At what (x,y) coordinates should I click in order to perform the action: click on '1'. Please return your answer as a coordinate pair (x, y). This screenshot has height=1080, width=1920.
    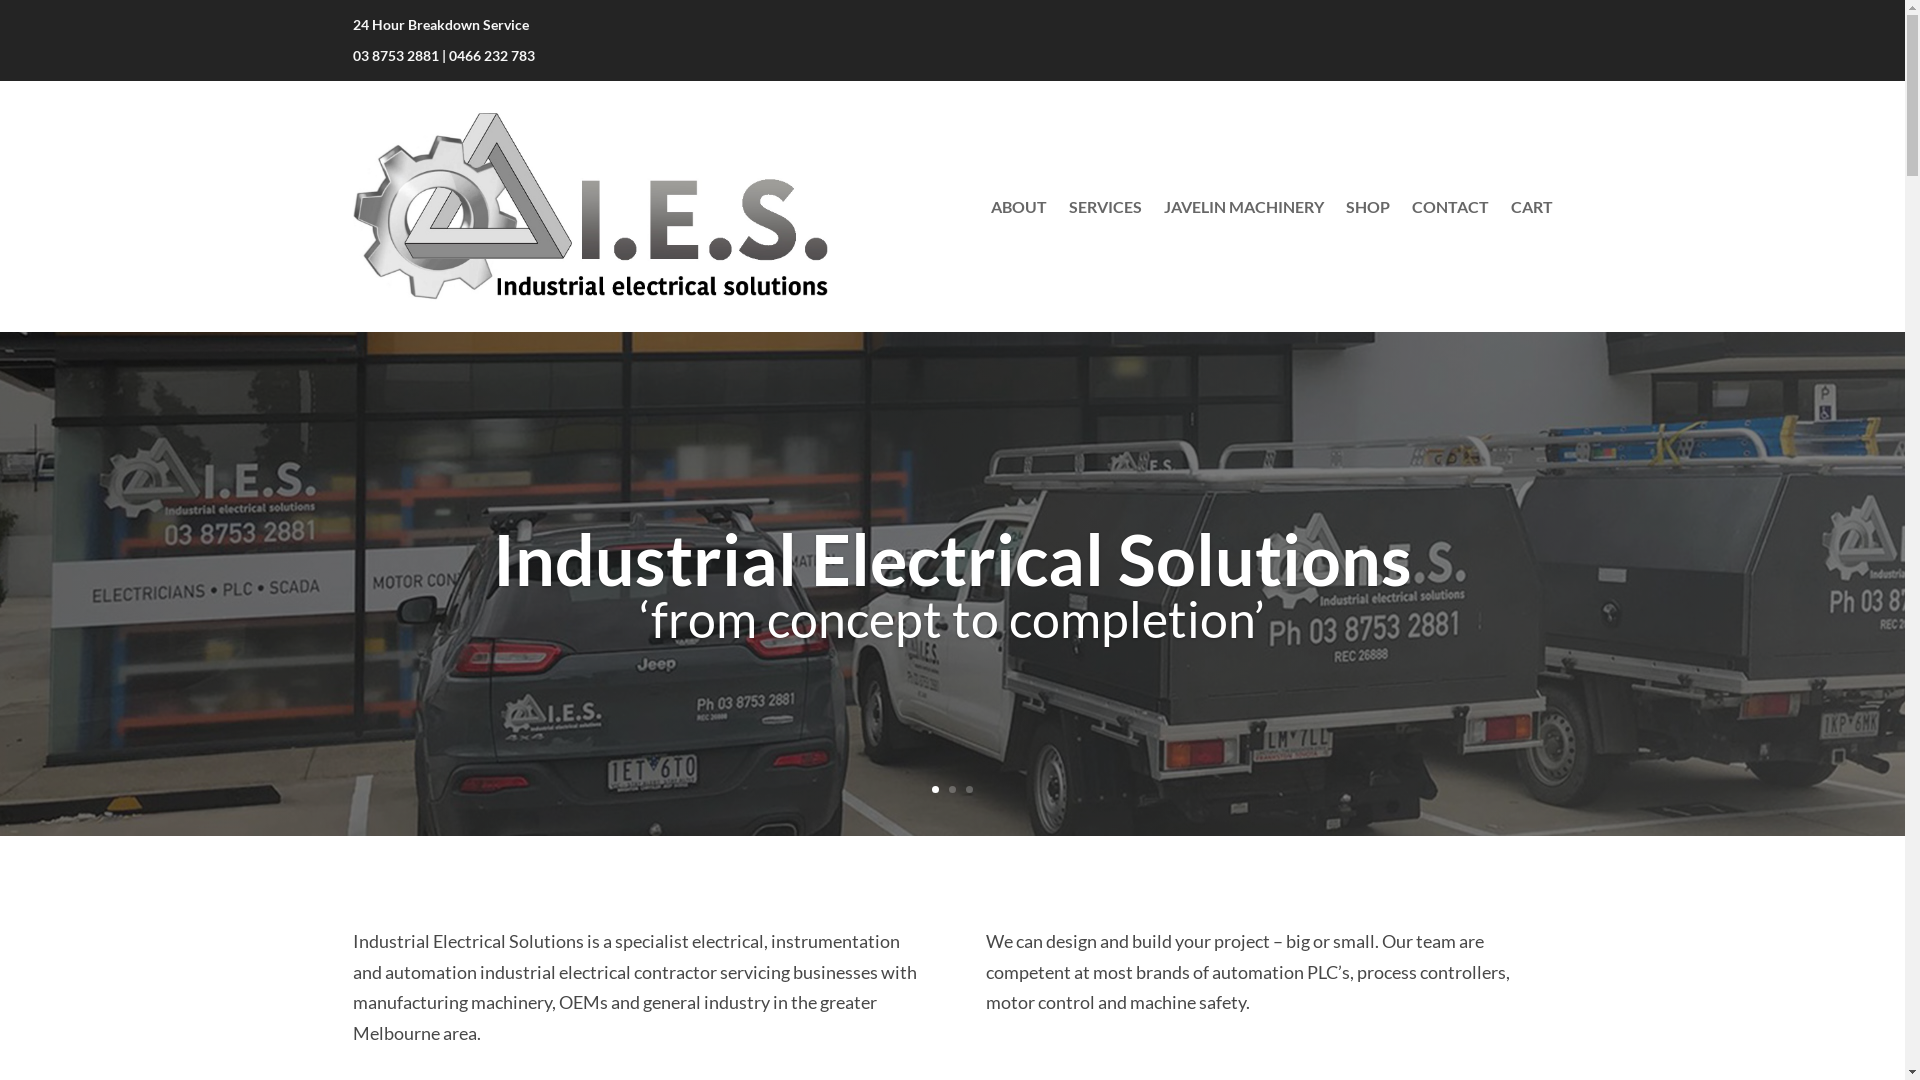
    Looking at the image, I should click on (930, 788).